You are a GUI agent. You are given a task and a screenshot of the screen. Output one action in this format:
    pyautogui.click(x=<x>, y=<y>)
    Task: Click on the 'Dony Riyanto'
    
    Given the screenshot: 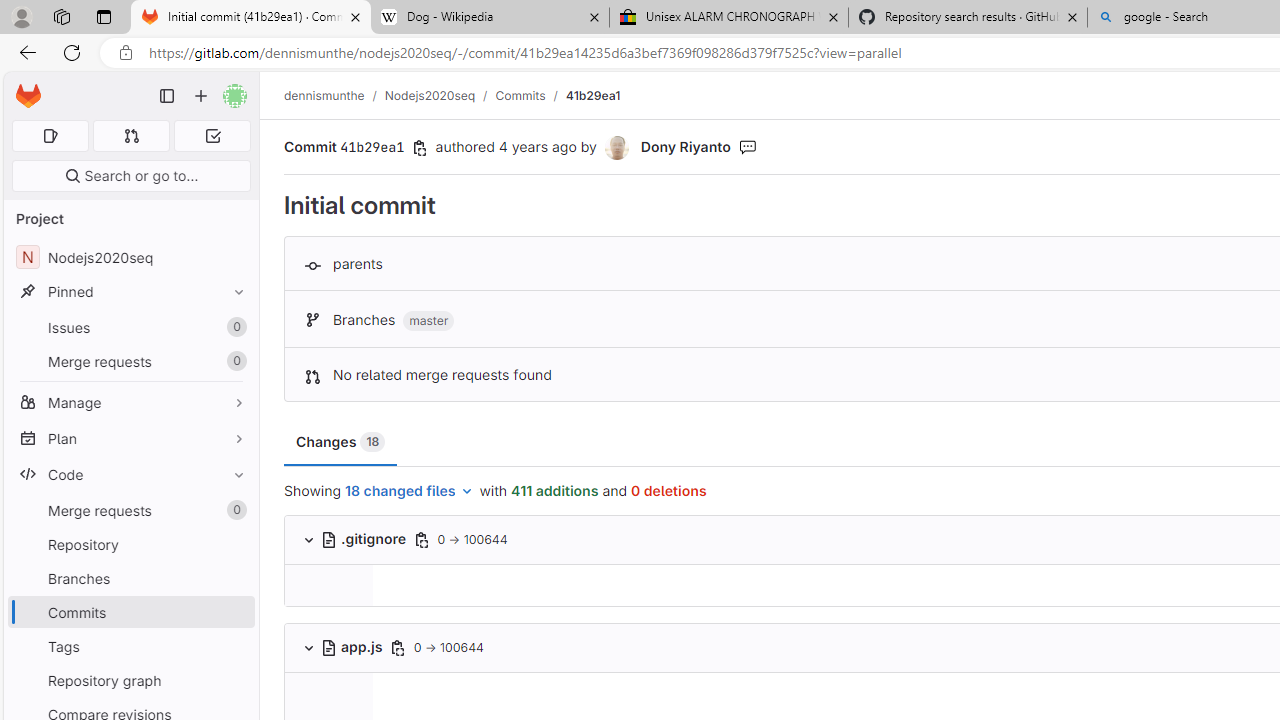 What is the action you would take?
    pyautogui.click(x=617, y=147)
    